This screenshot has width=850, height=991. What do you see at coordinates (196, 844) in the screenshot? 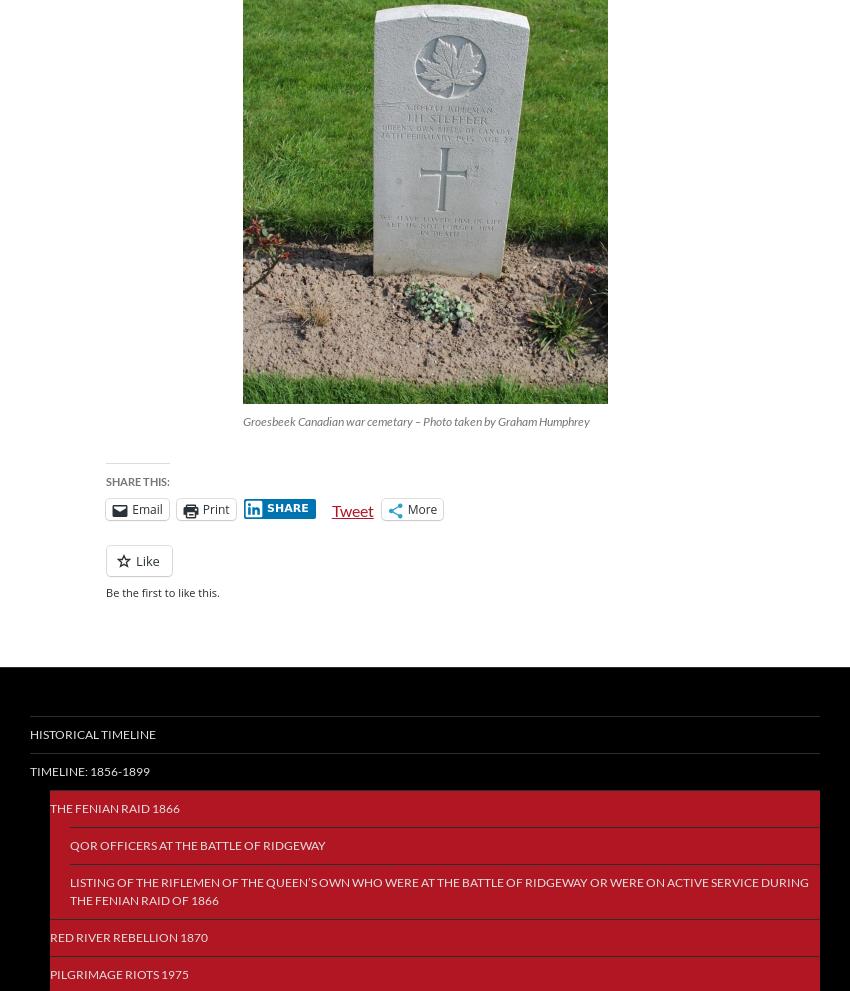
I see `'QOR Officers at the Battle of Ridgeway'` at bounding box center [196, 844].